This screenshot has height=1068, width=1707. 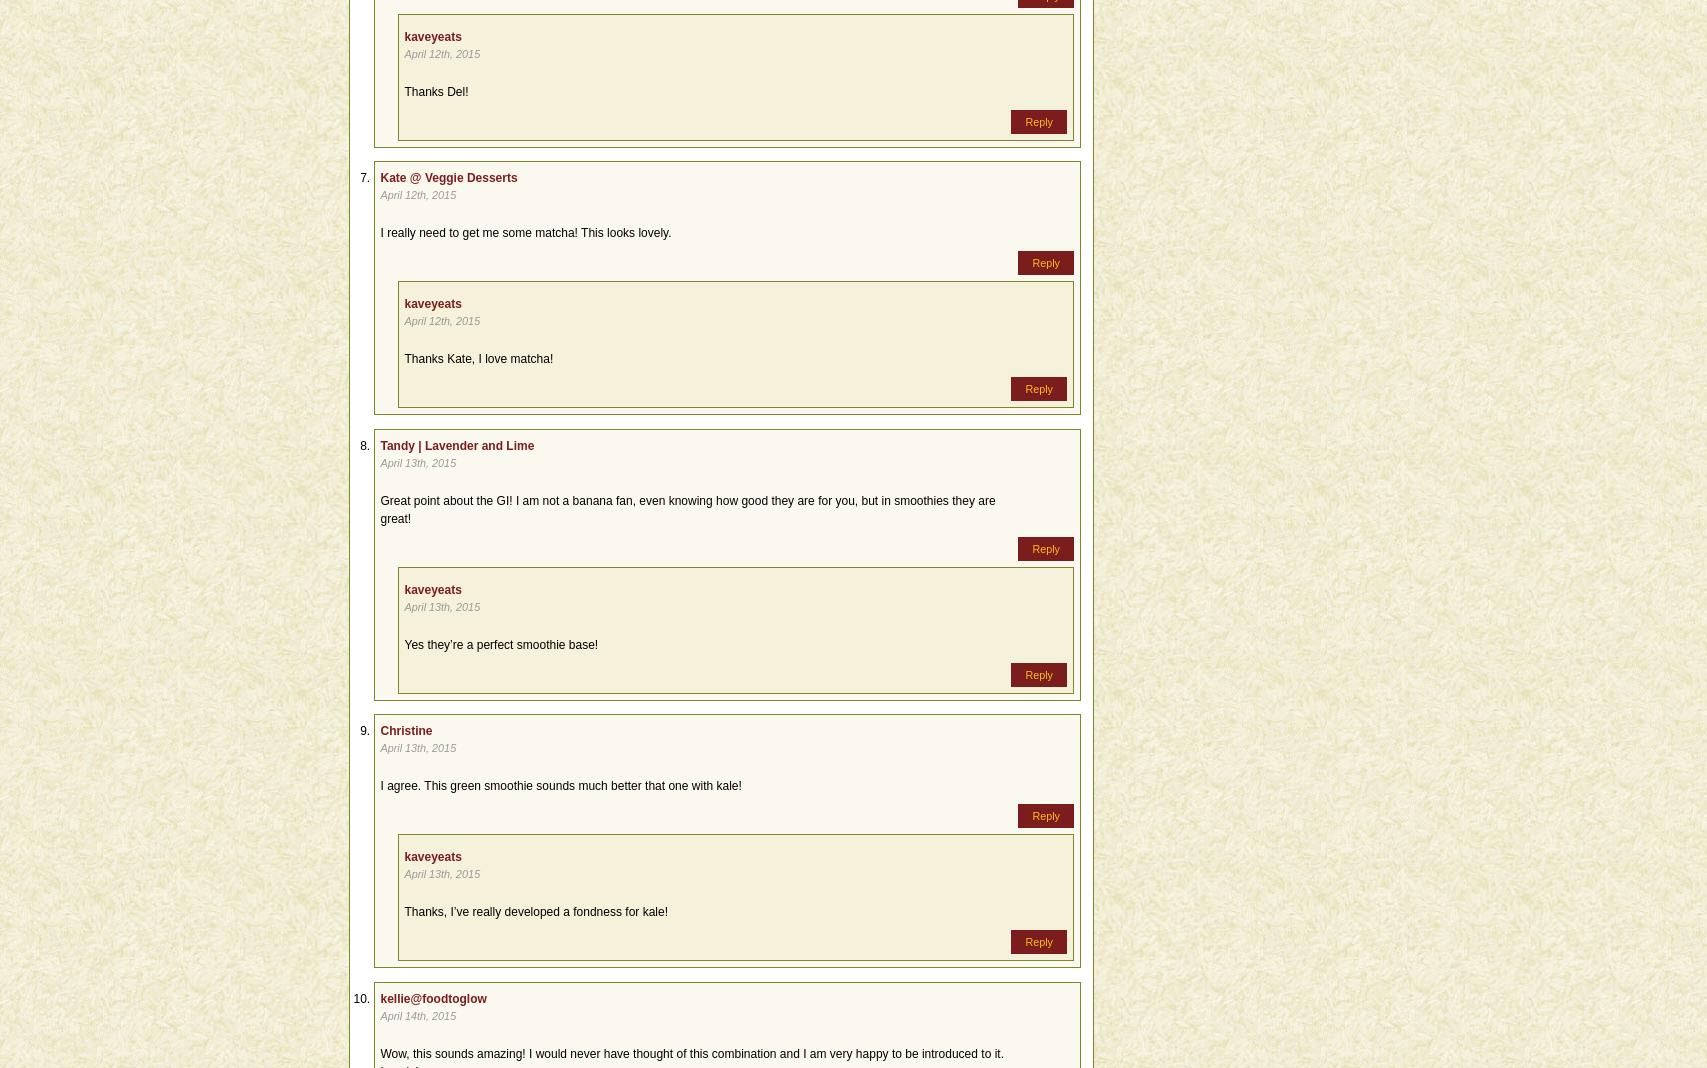 I want to click on 'I agree. This green smoothie sounds much better that one with kale!', so click(x=560, y=786).